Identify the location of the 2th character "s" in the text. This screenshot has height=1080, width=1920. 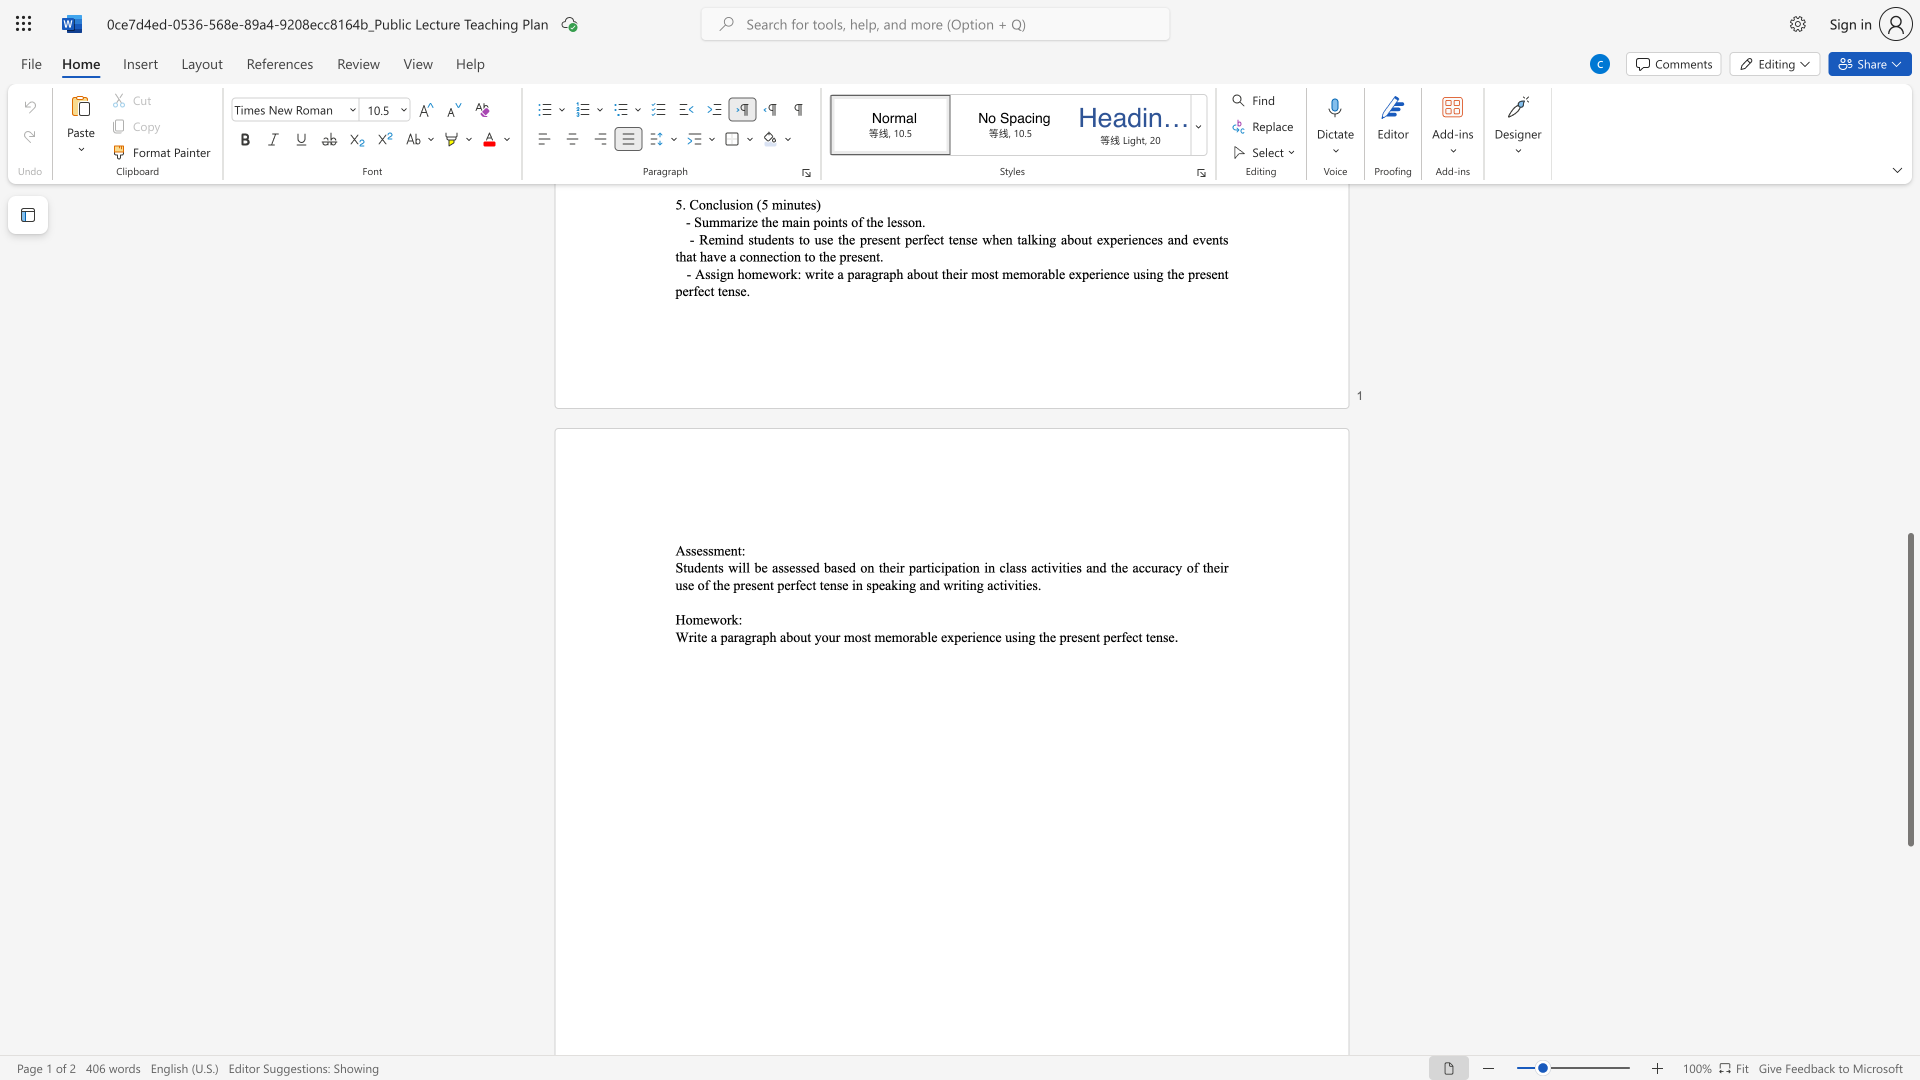
(1014, 637).